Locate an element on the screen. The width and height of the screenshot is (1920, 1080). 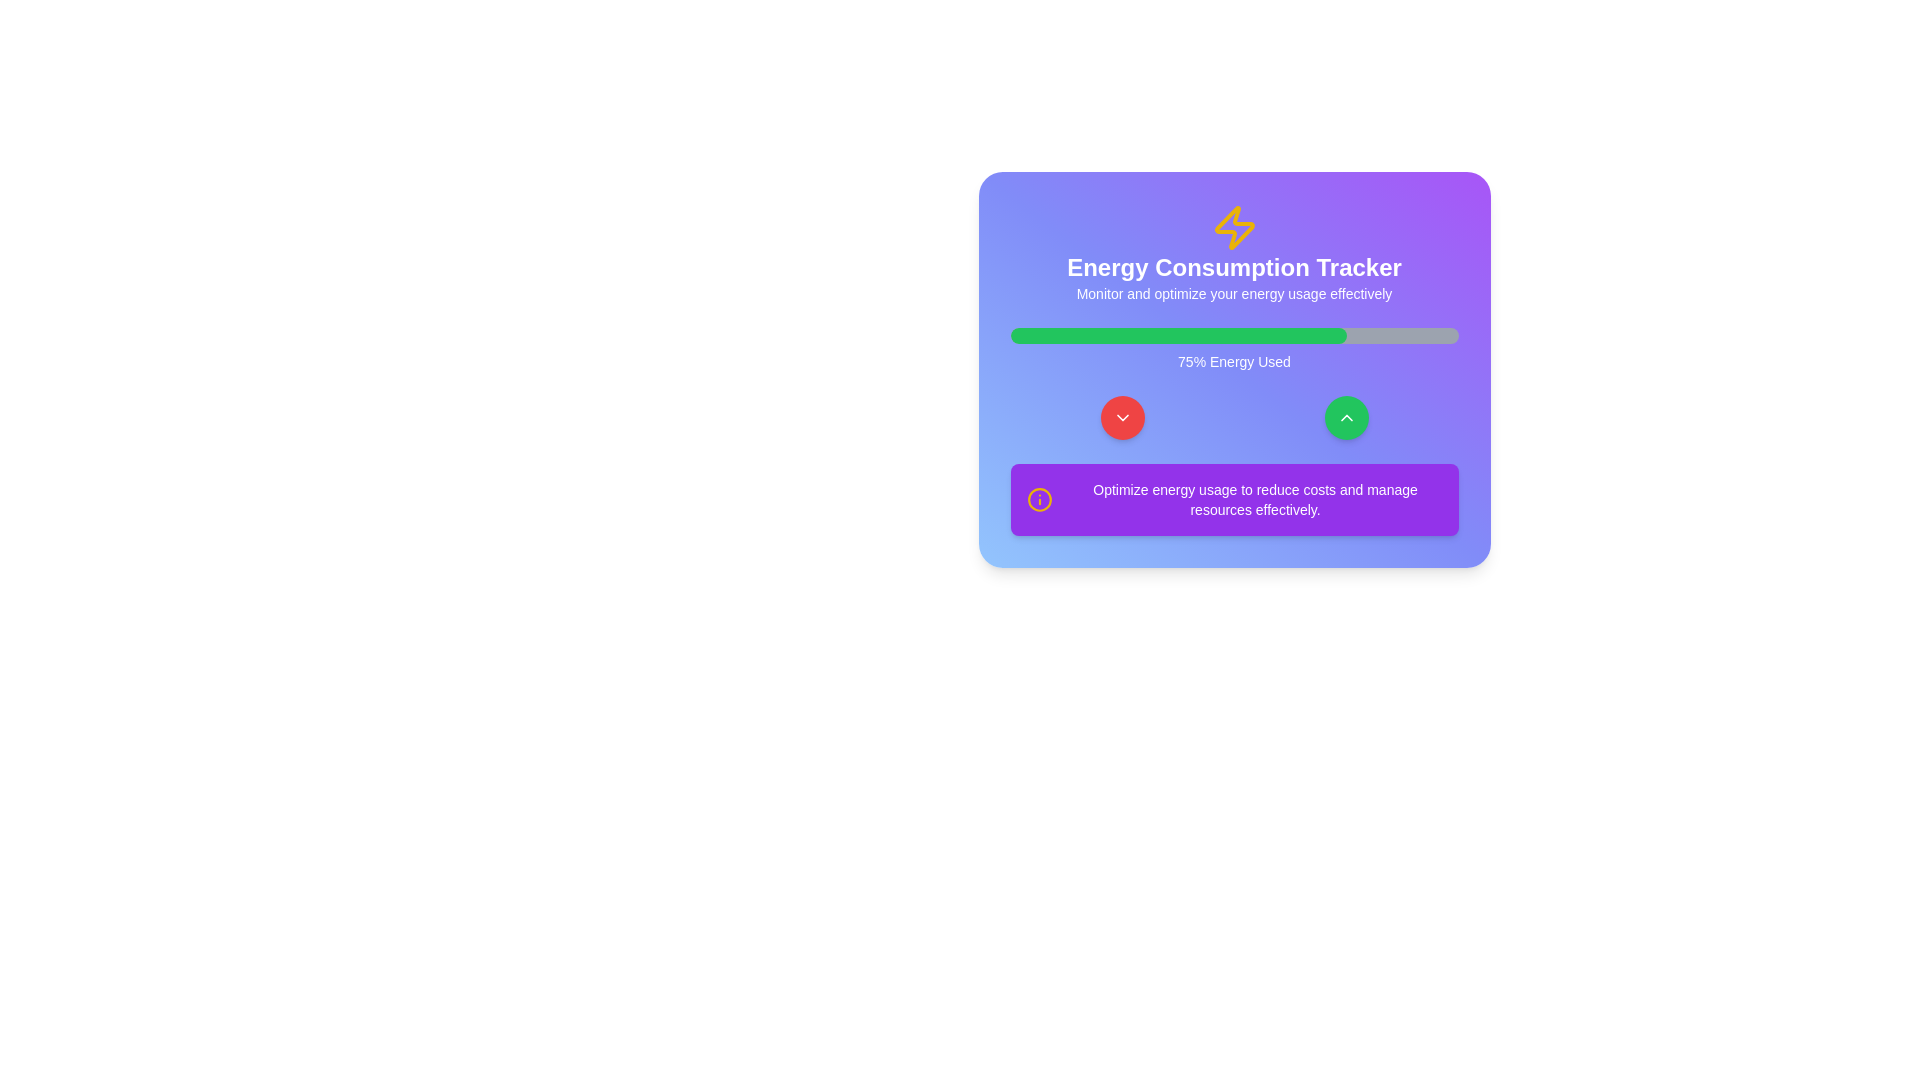
the progress bar displaying '75% Energy Used' which is located in the 'Energy Consumption Tracker' card layout is located at coordinates (1233, 349).